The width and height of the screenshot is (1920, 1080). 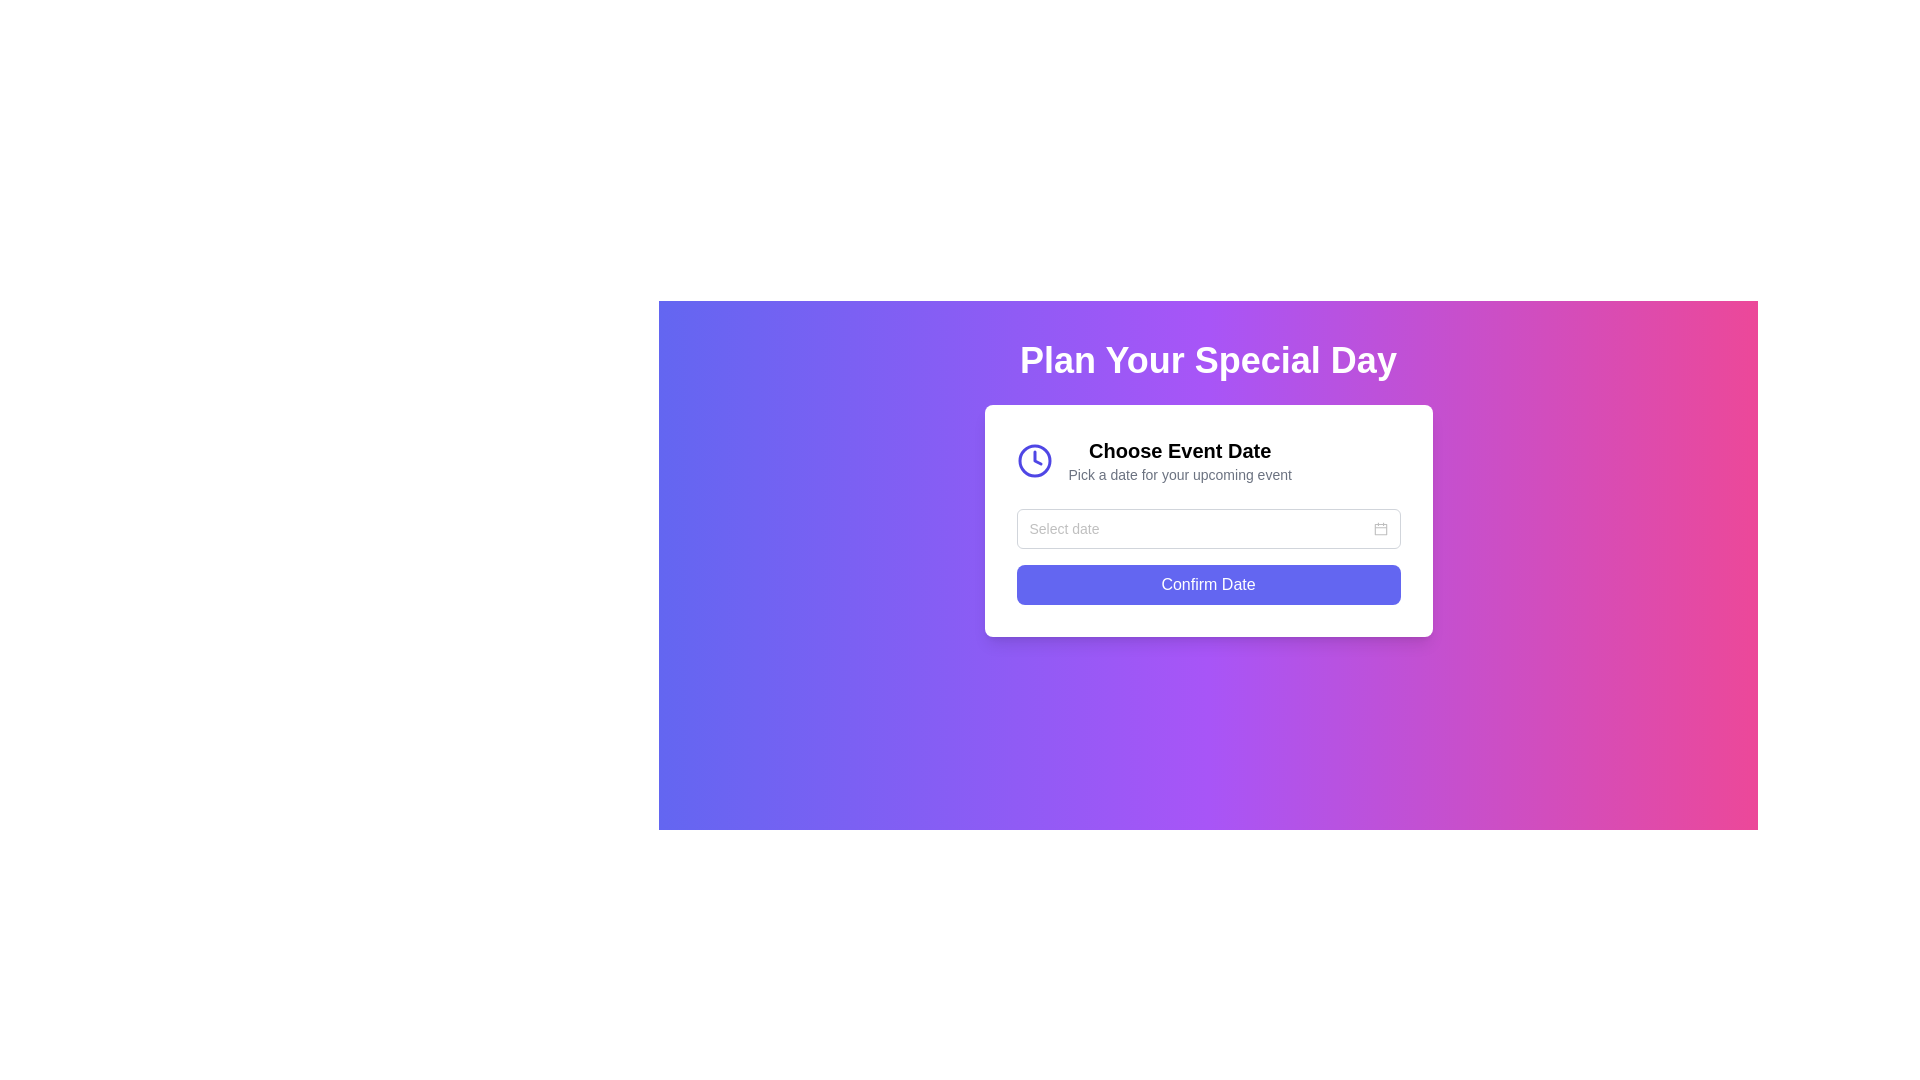 I want to click on the 'Confirm Date' button, which has a rounded rectangular shape, indigo background, and white text, to confirm the action, so click(x=1207, y=585).